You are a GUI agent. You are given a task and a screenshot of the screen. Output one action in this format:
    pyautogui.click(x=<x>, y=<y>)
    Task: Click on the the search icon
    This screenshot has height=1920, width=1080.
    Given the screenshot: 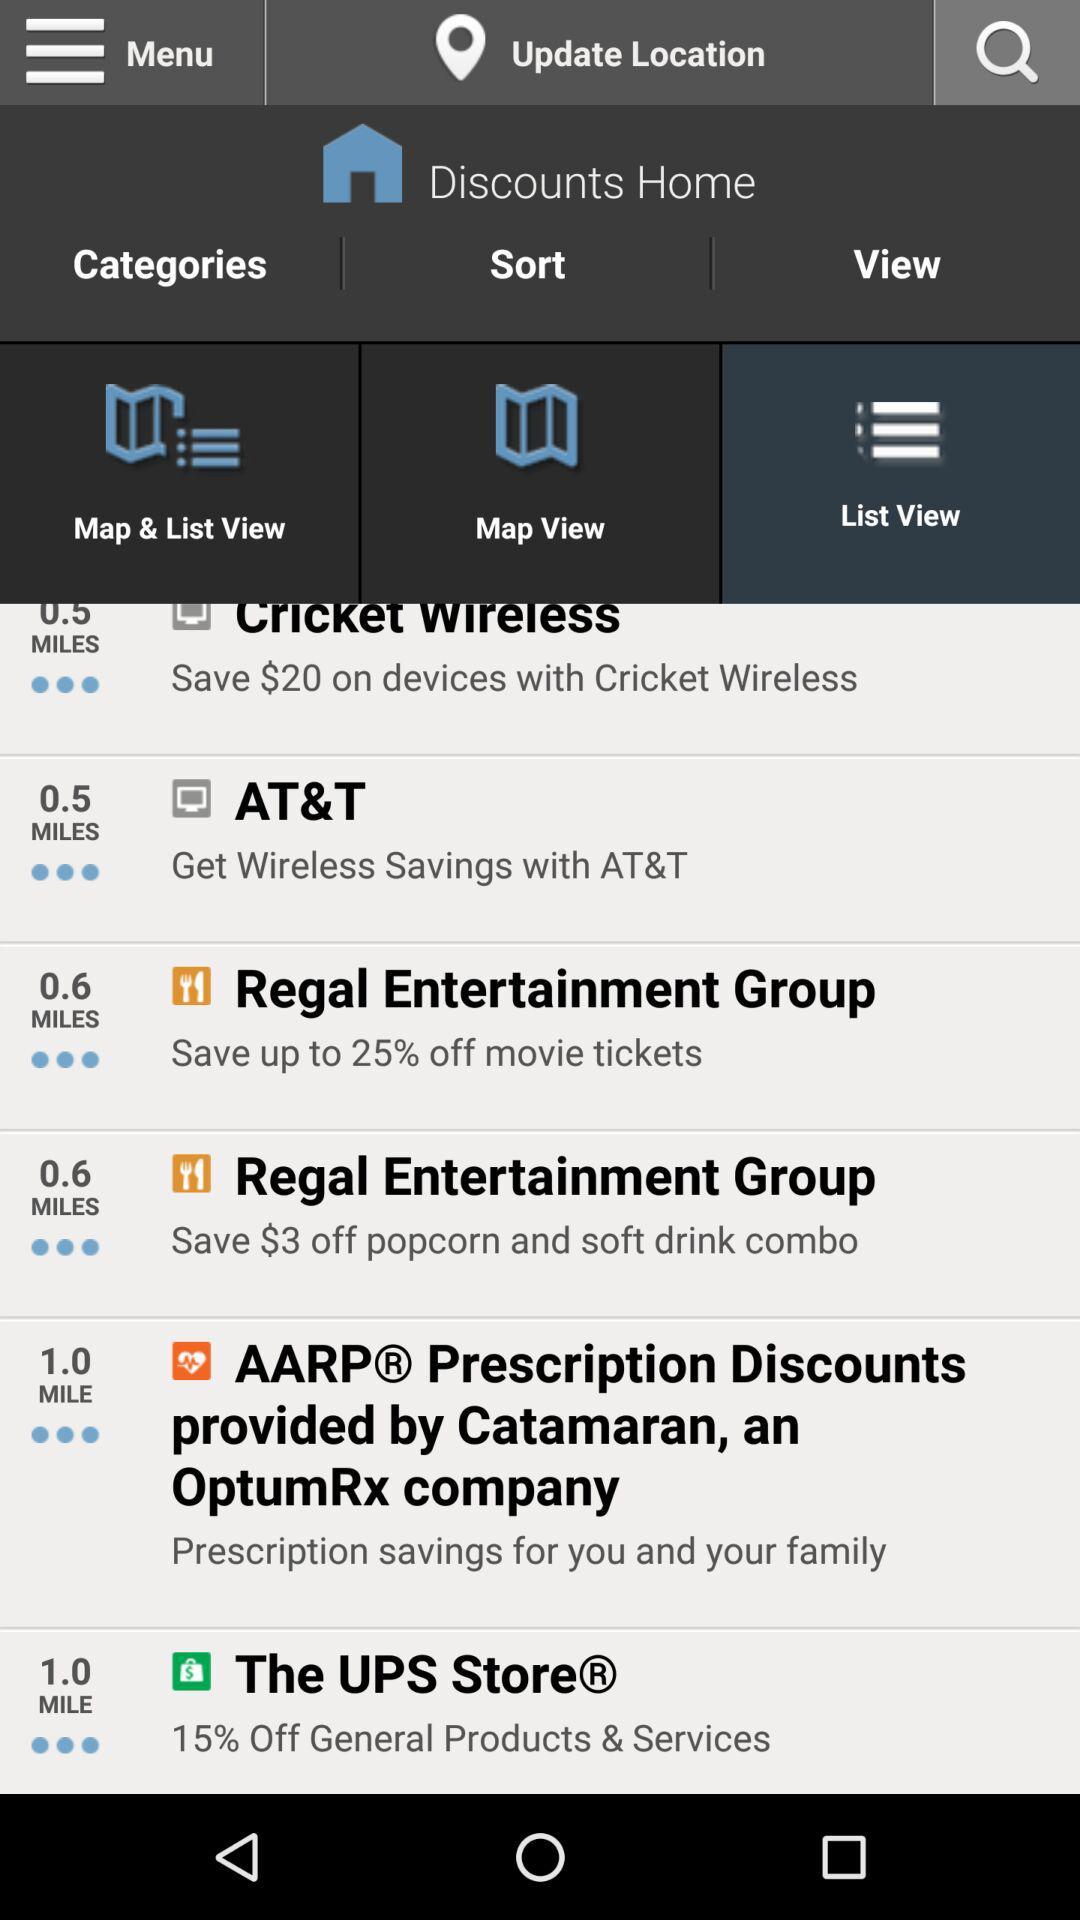 What is the action you would take?
    pyautogui.click(x=1007, y=56)
    